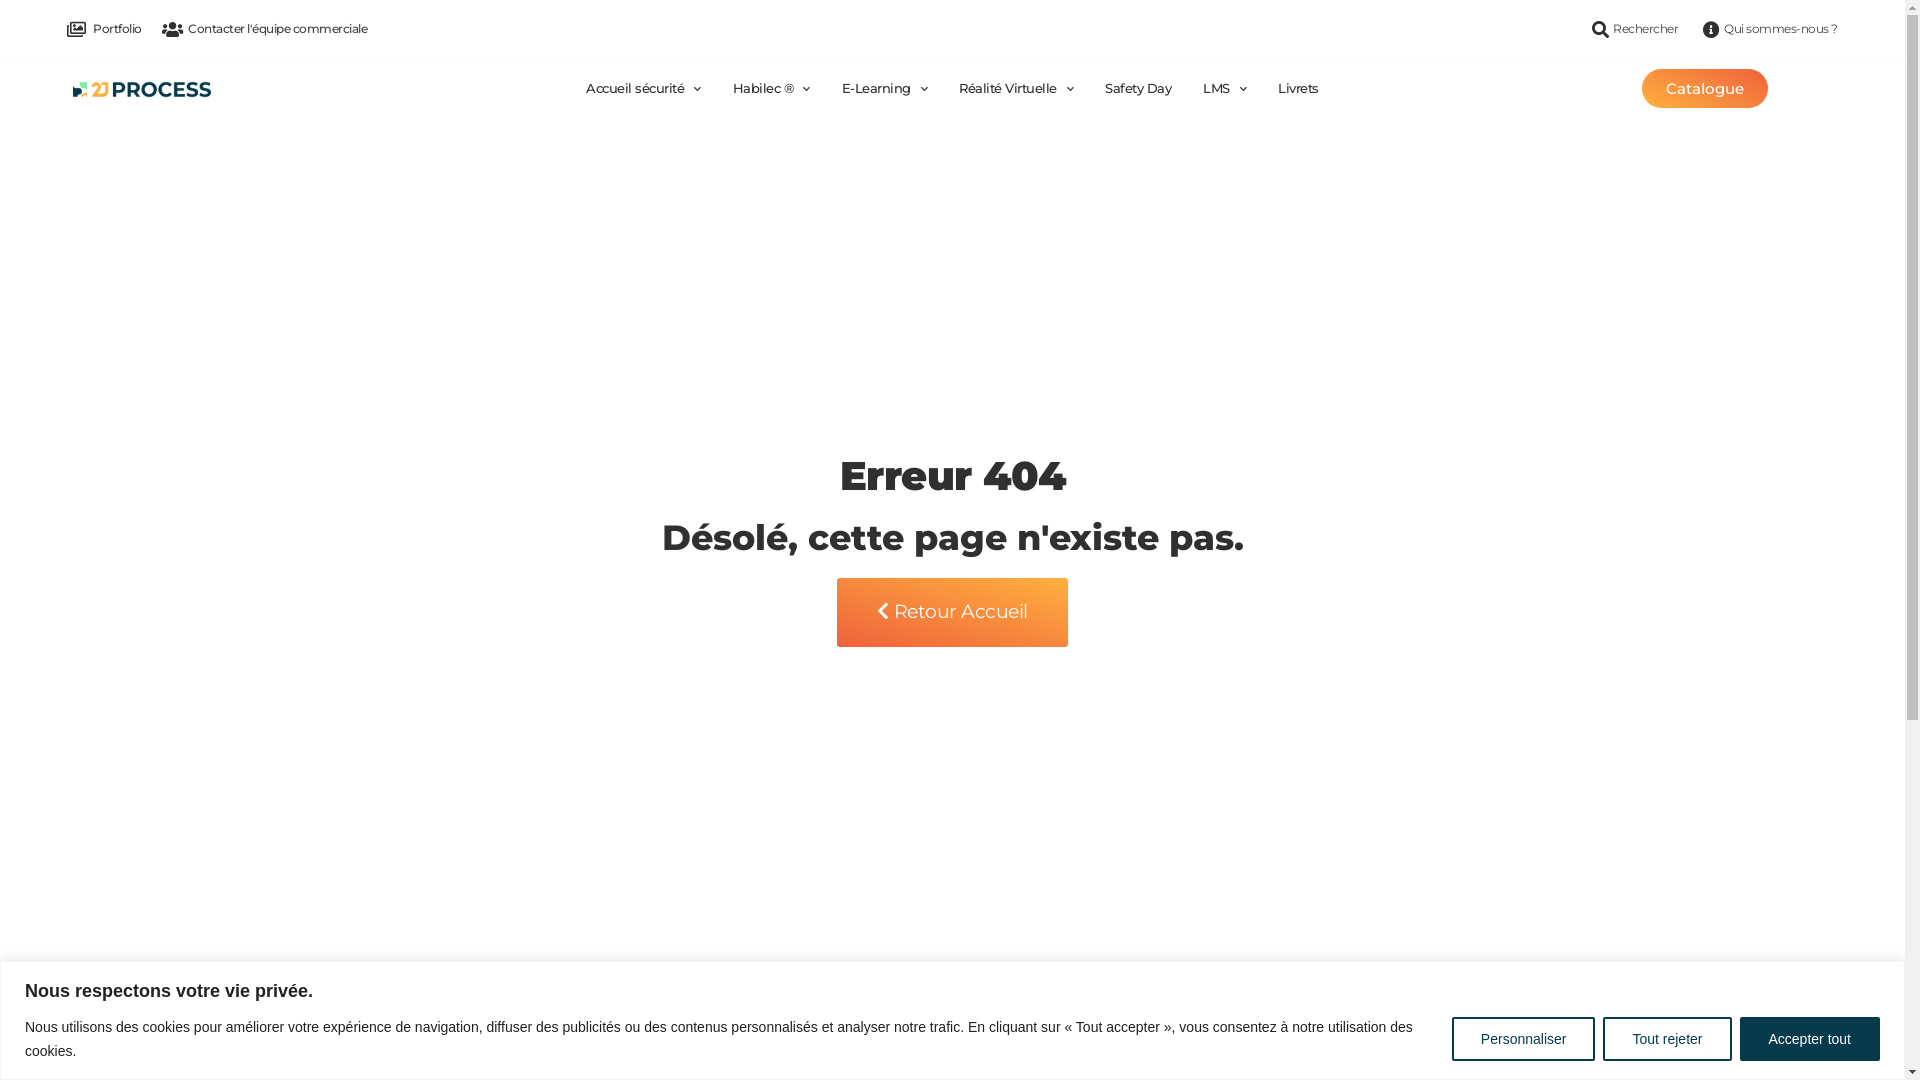 The width and height of the screenshot is (1920, 1080). I want to click on 'Safety Day', so click(1103, 87).